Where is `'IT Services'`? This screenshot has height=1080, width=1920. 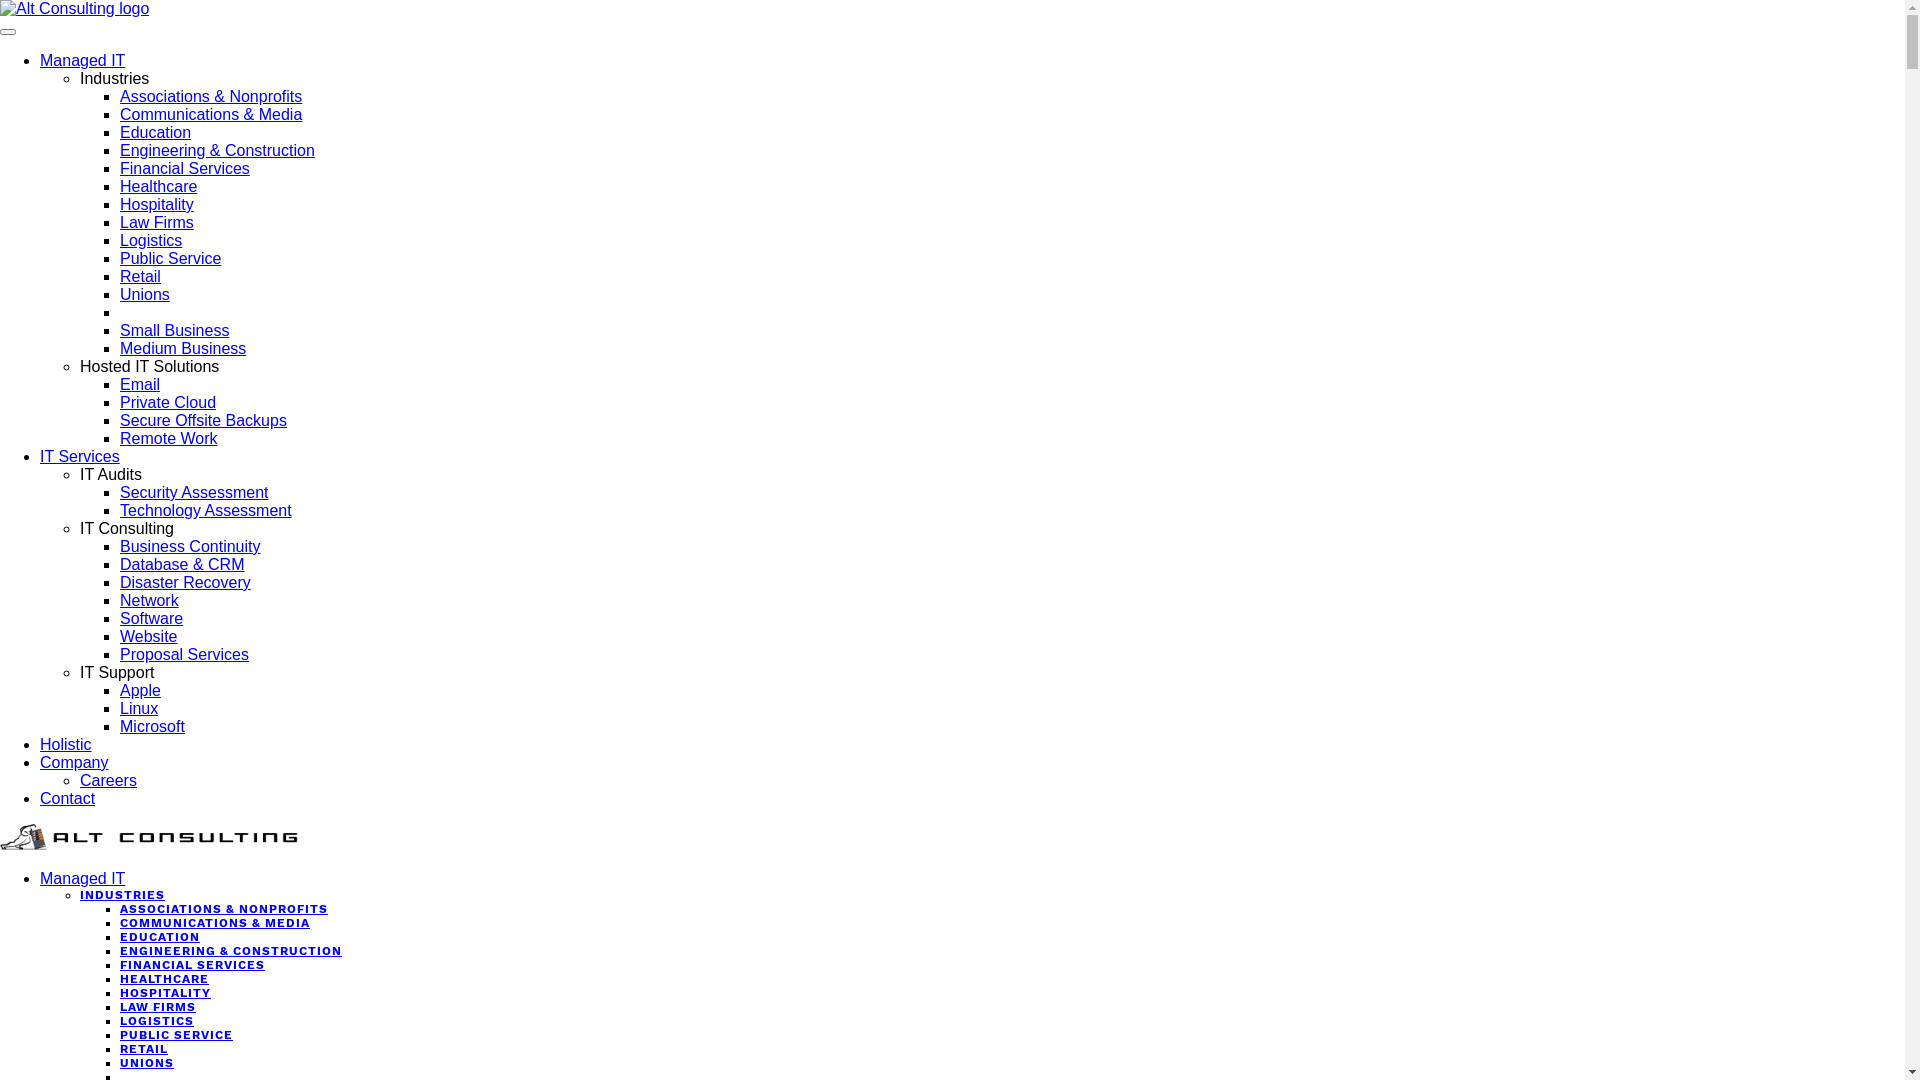 'IT Services' is located at coordinates (80, 456).